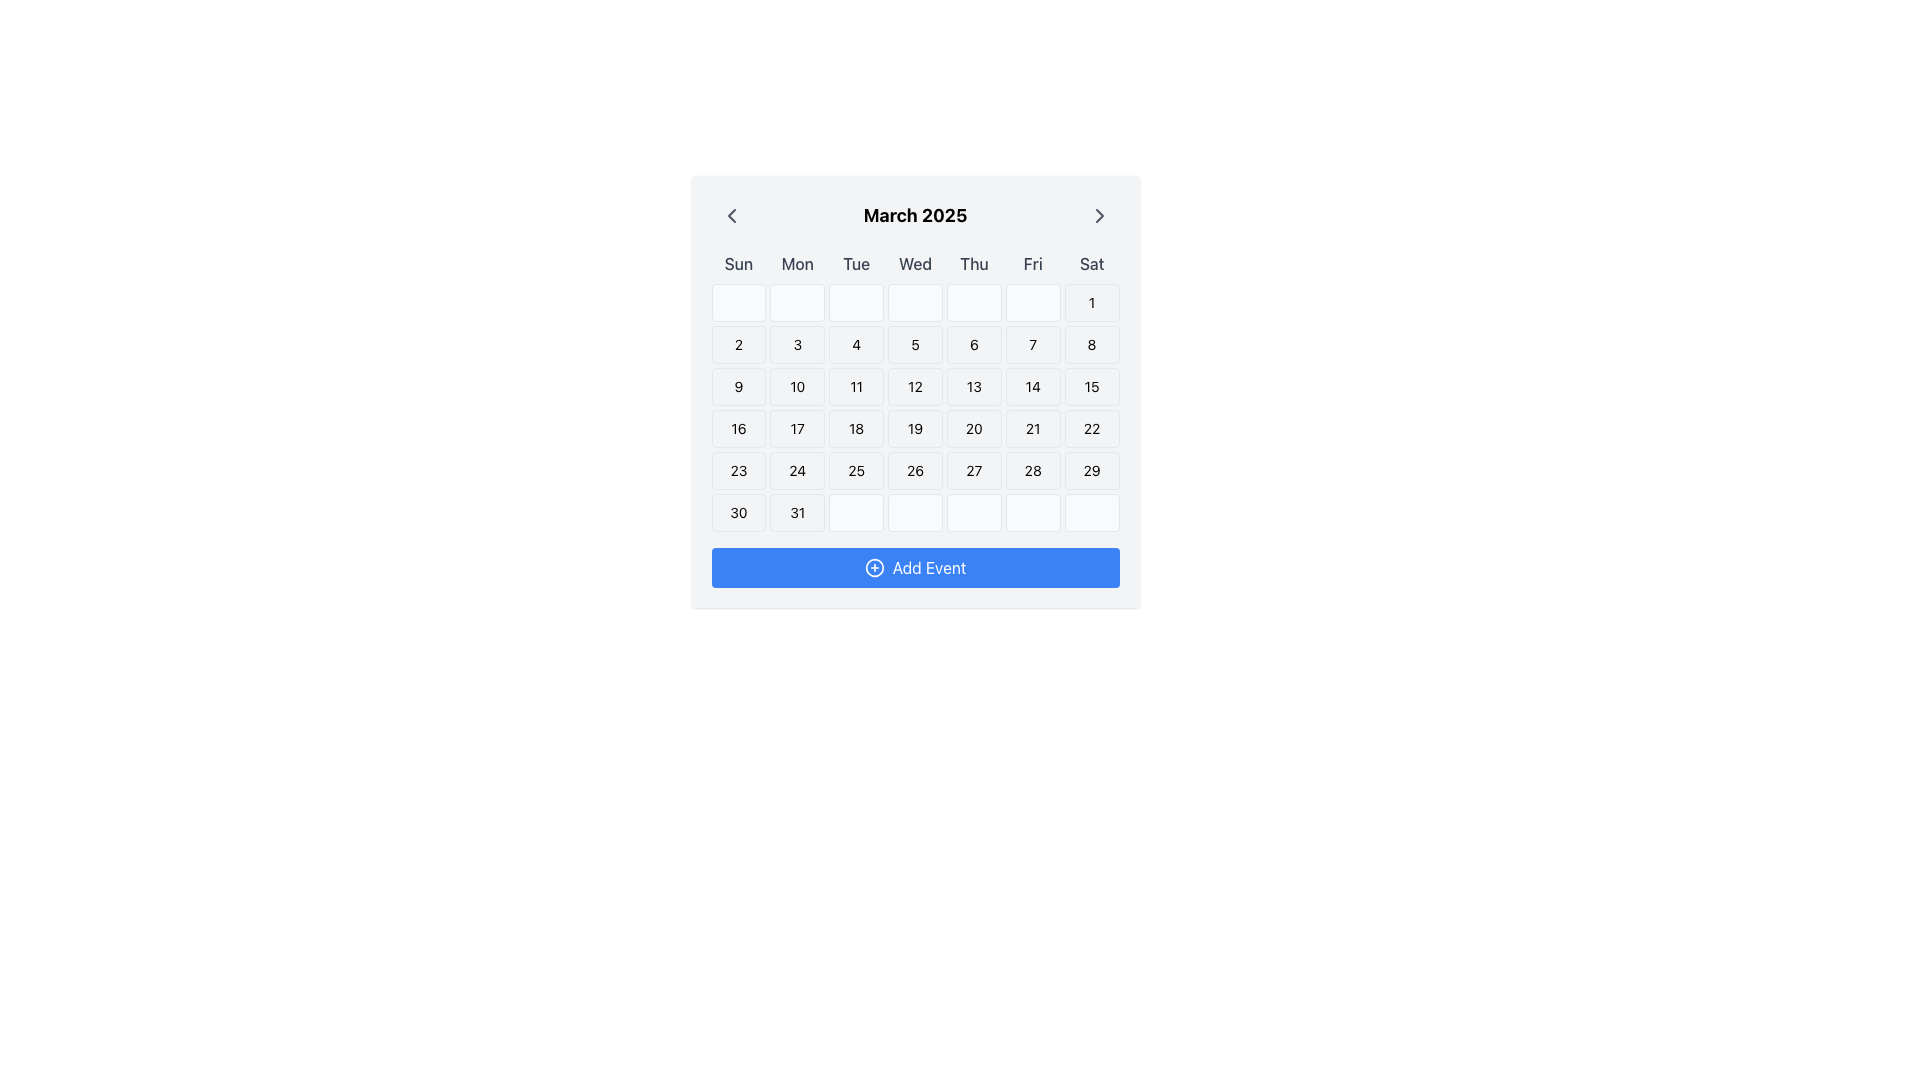 The width and height of the screenshot is (1920, 1080). What do you see at coordinates (1091, 303) in the screenshot?
I see `the button containing the number '1' in the calendar grid layout under the 'Sat' column, which is a small light-gray rectangular box with rounded edges` at bounding box center [1091, 303].